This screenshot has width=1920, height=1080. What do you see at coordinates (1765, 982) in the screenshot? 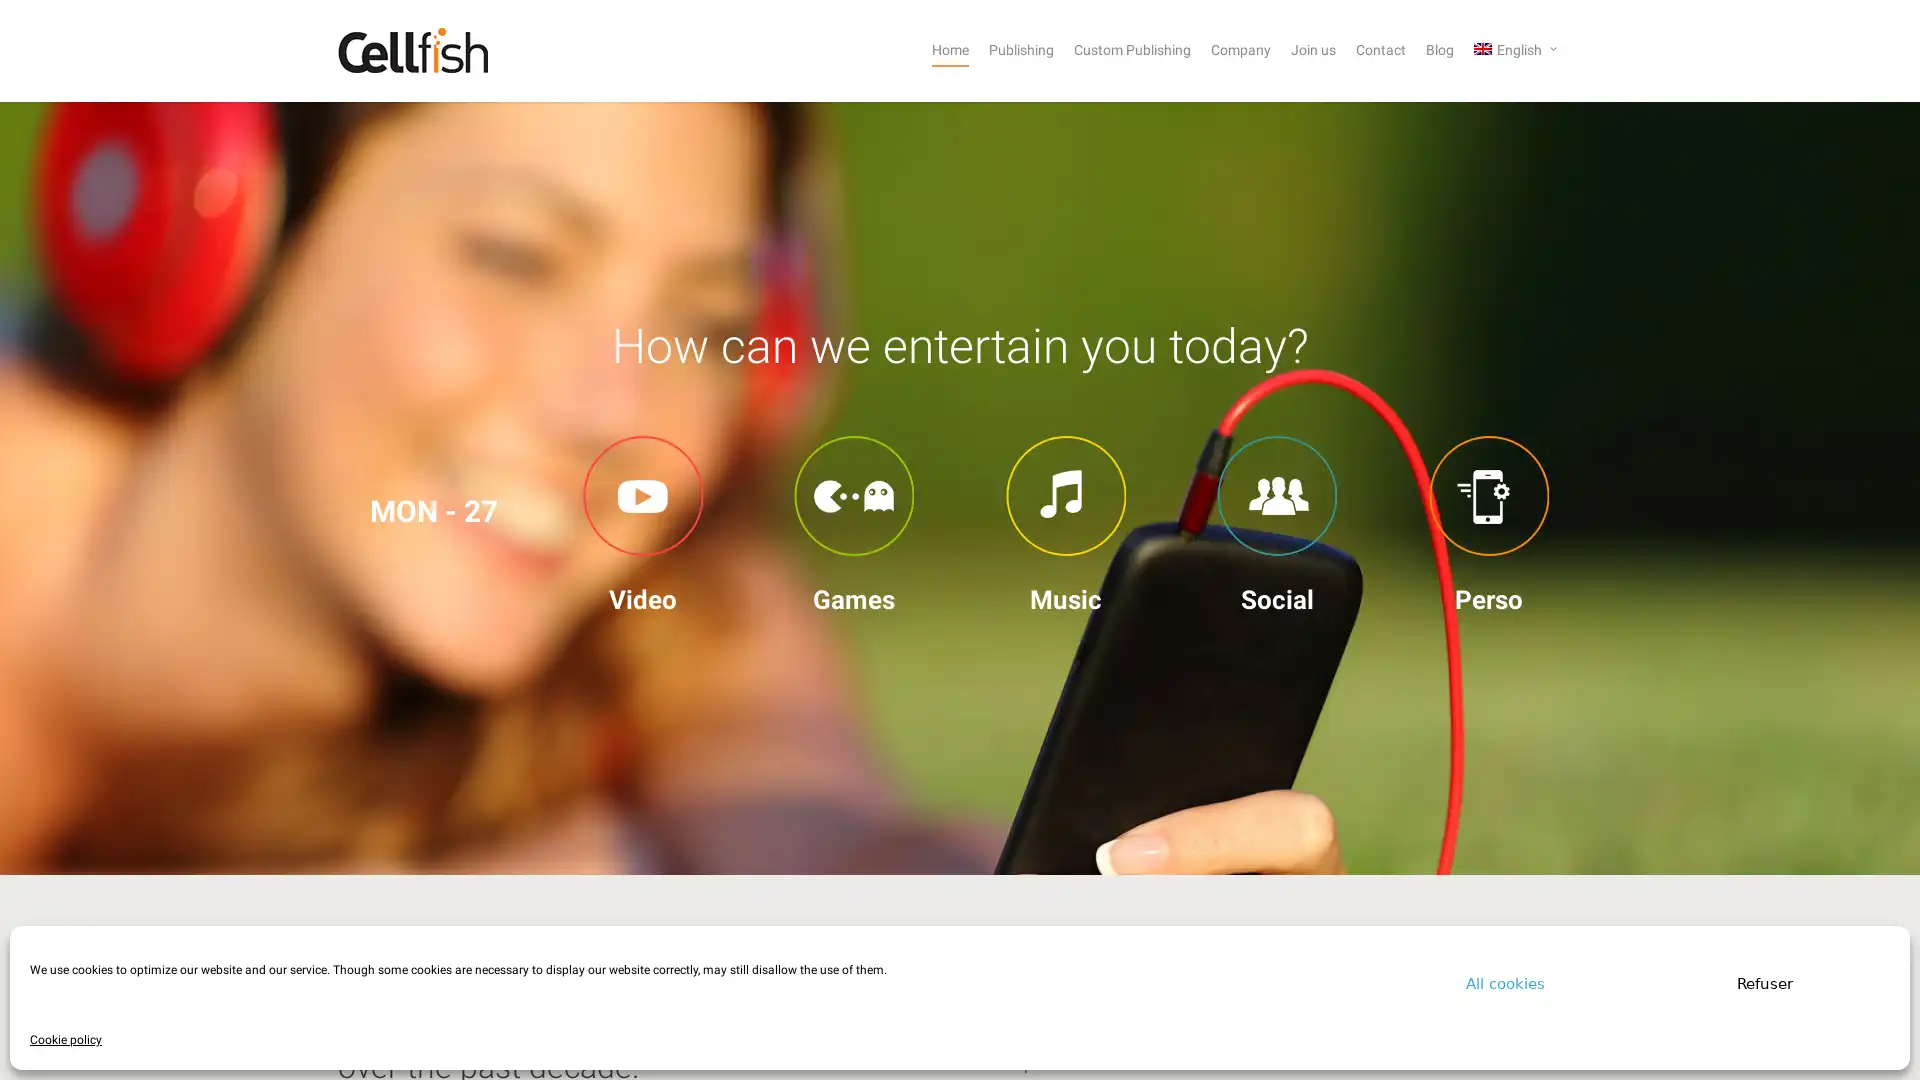
I see `Refuser` at bounding box center [1765, 982].